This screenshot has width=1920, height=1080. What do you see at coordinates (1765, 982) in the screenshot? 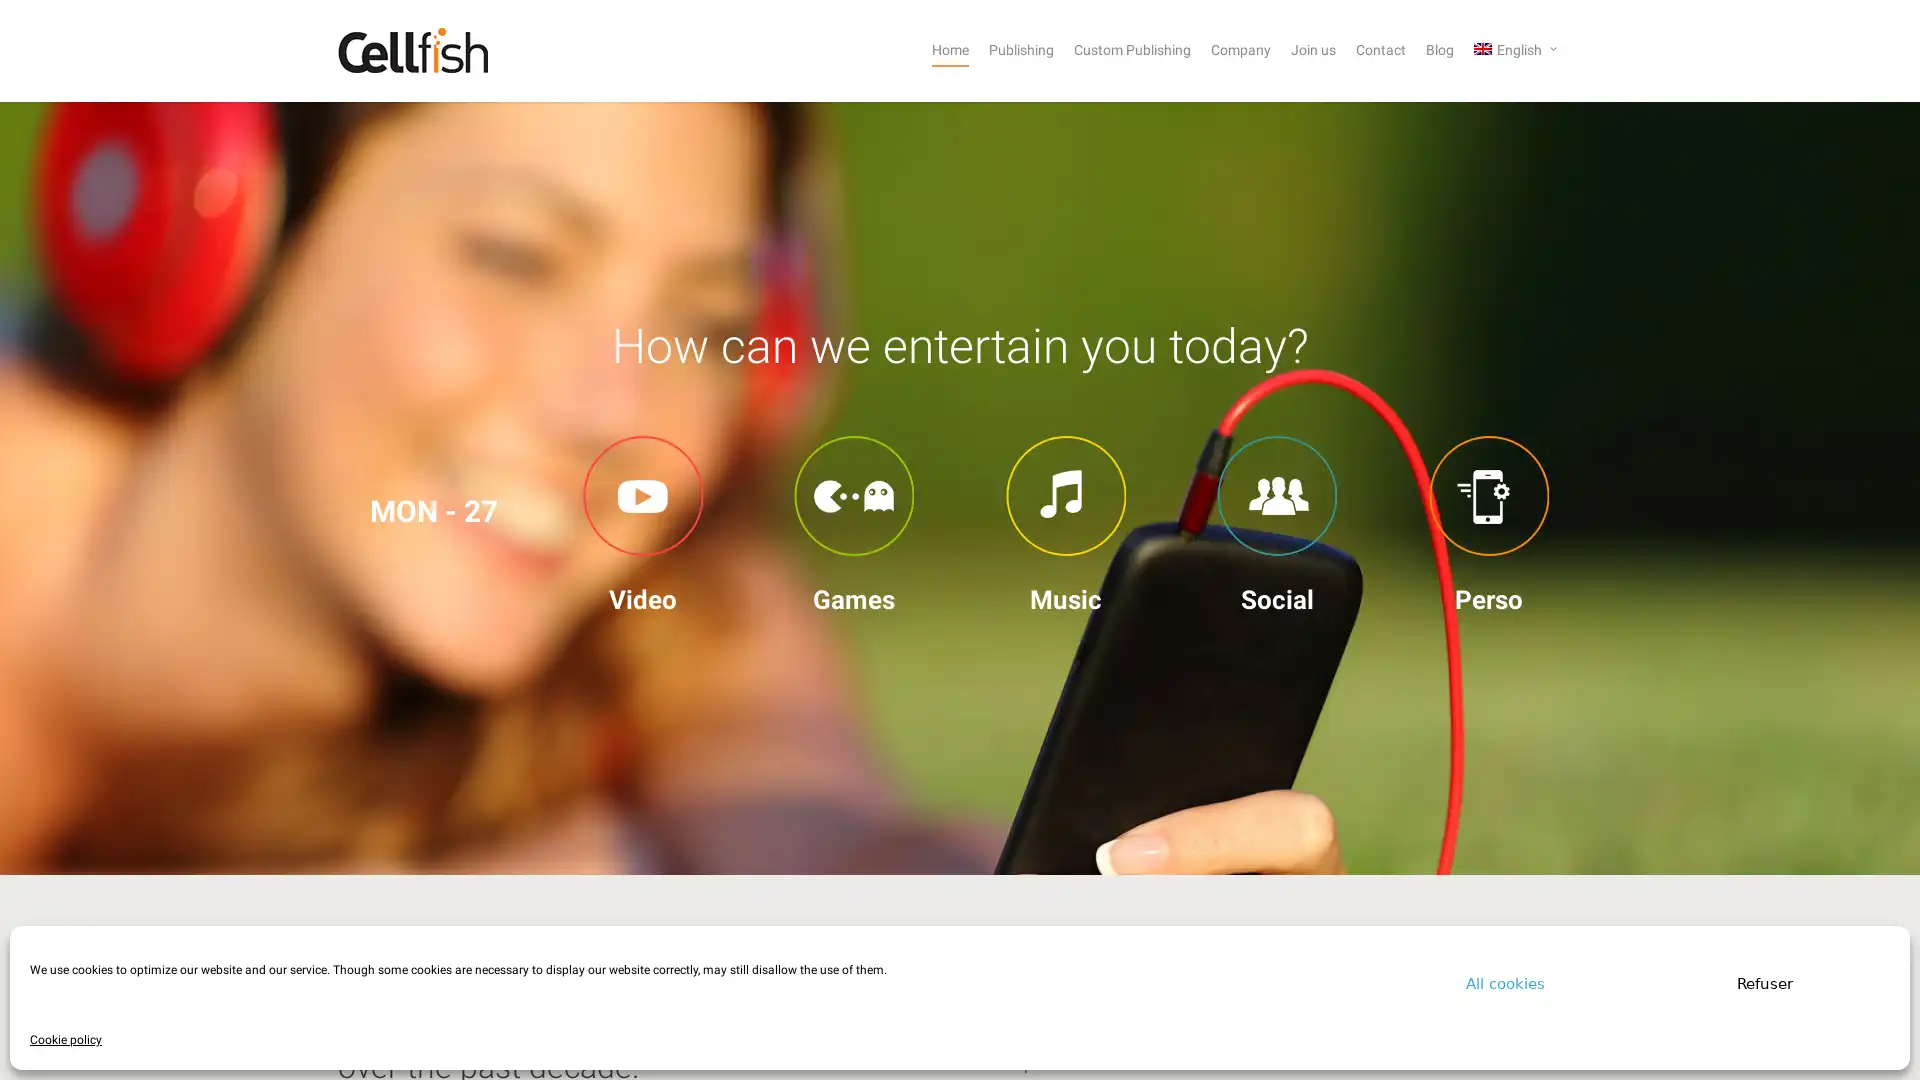
I see `Refuser` at bounding box center [1765, 982].